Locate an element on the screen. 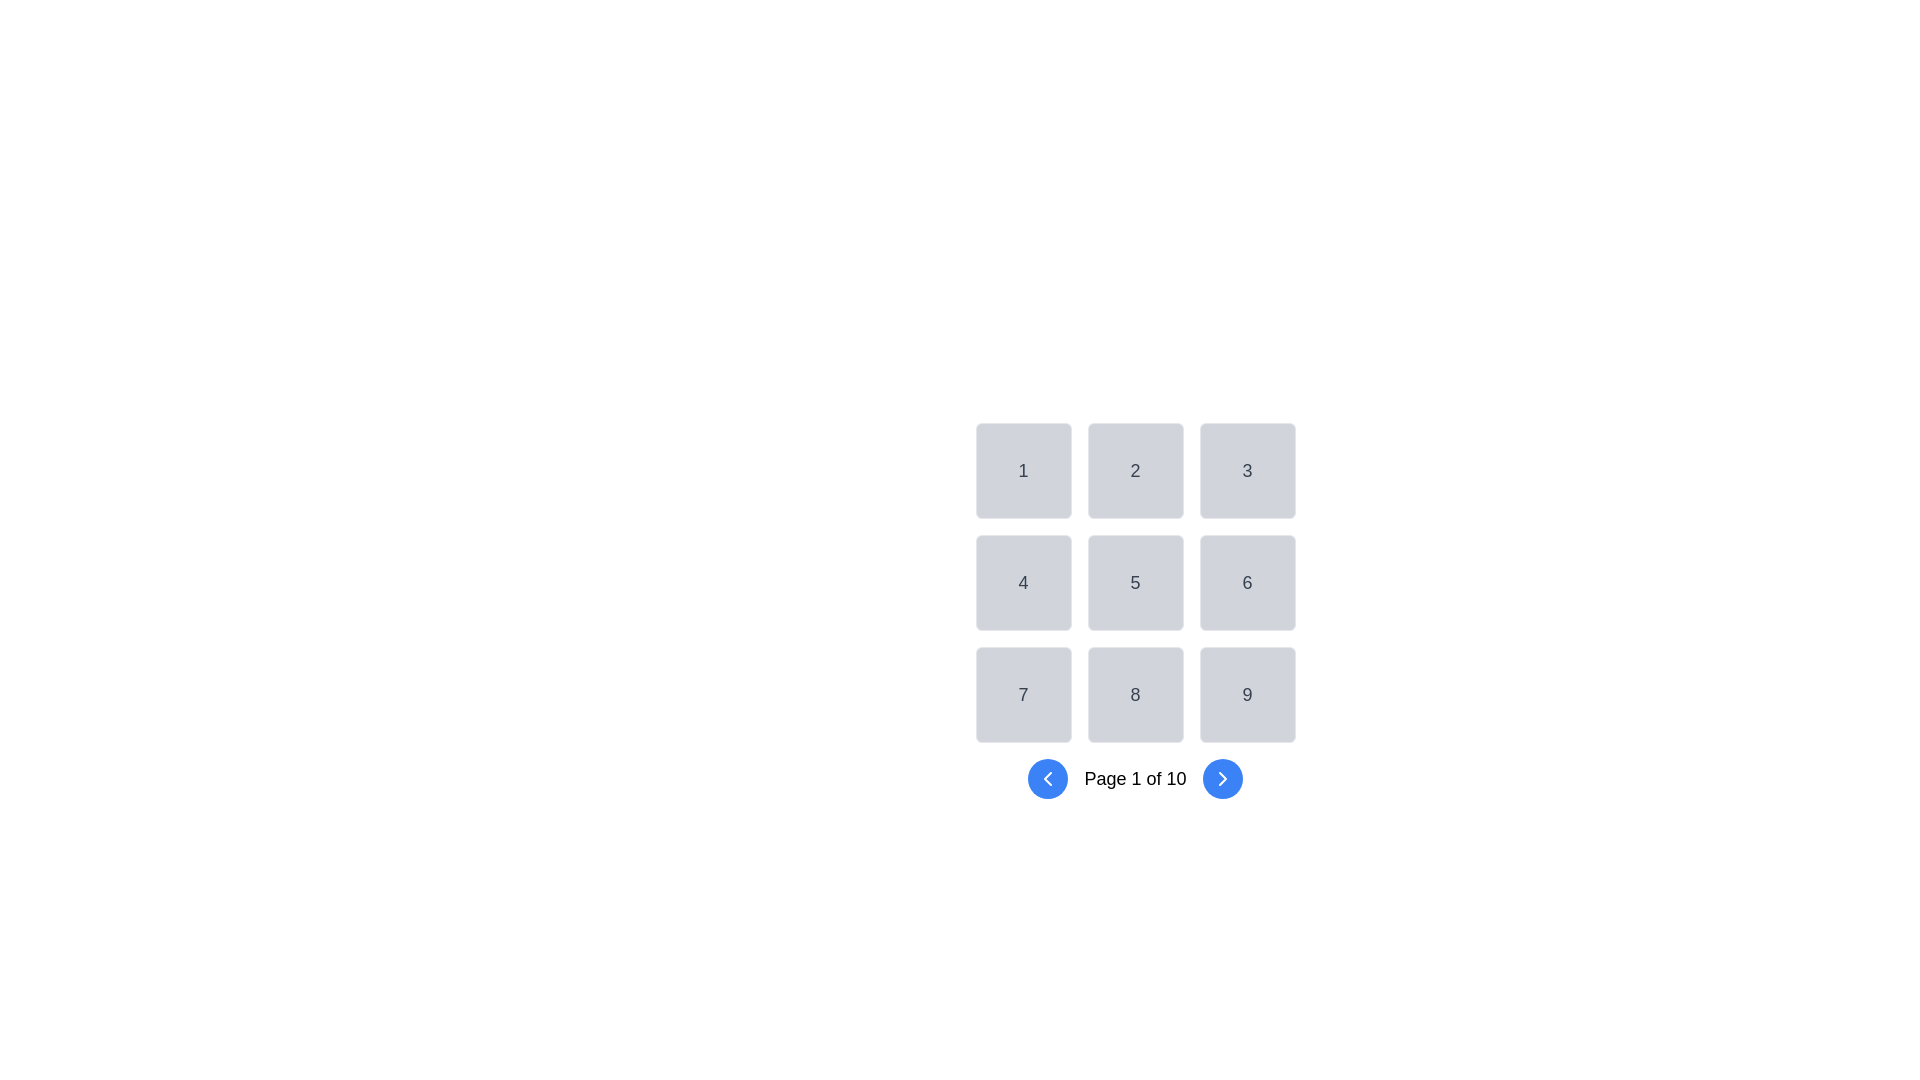 This screenshot has width=1920, height=1080. the button representing the number '9' located at the bottom-right corner of a grid layout, which is adjacent is located at coordinates (1246, 693).